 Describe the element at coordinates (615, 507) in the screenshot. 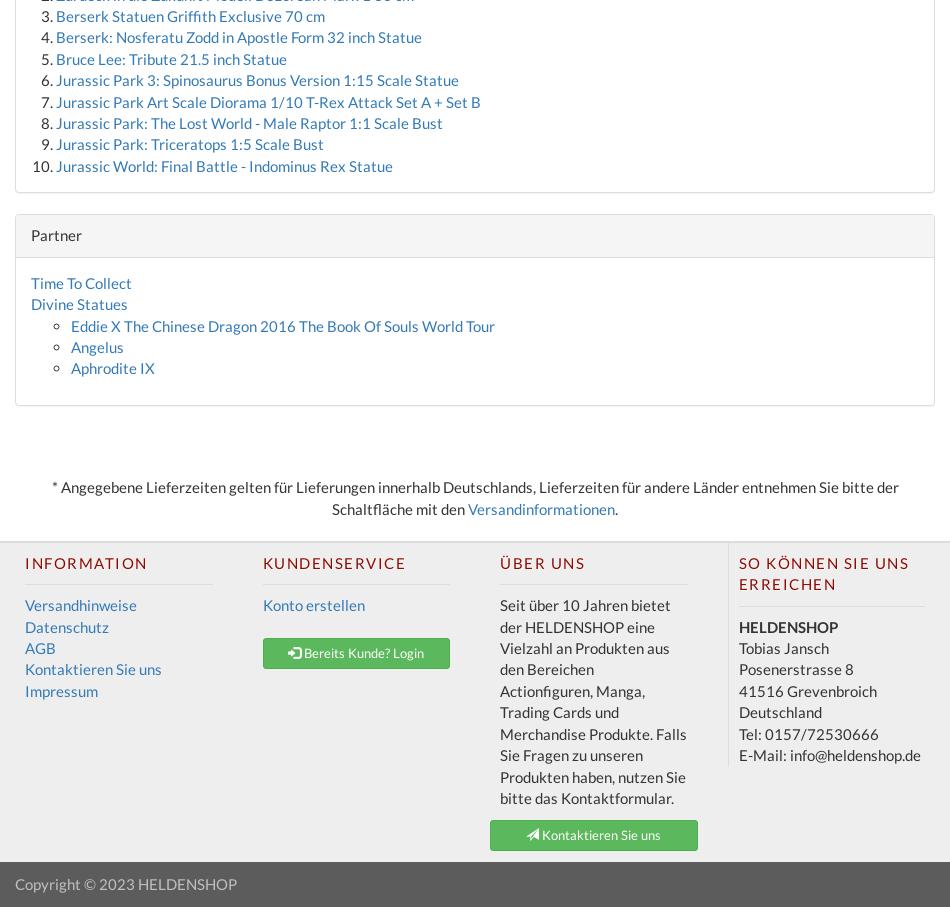

I see `'.'` at that location.